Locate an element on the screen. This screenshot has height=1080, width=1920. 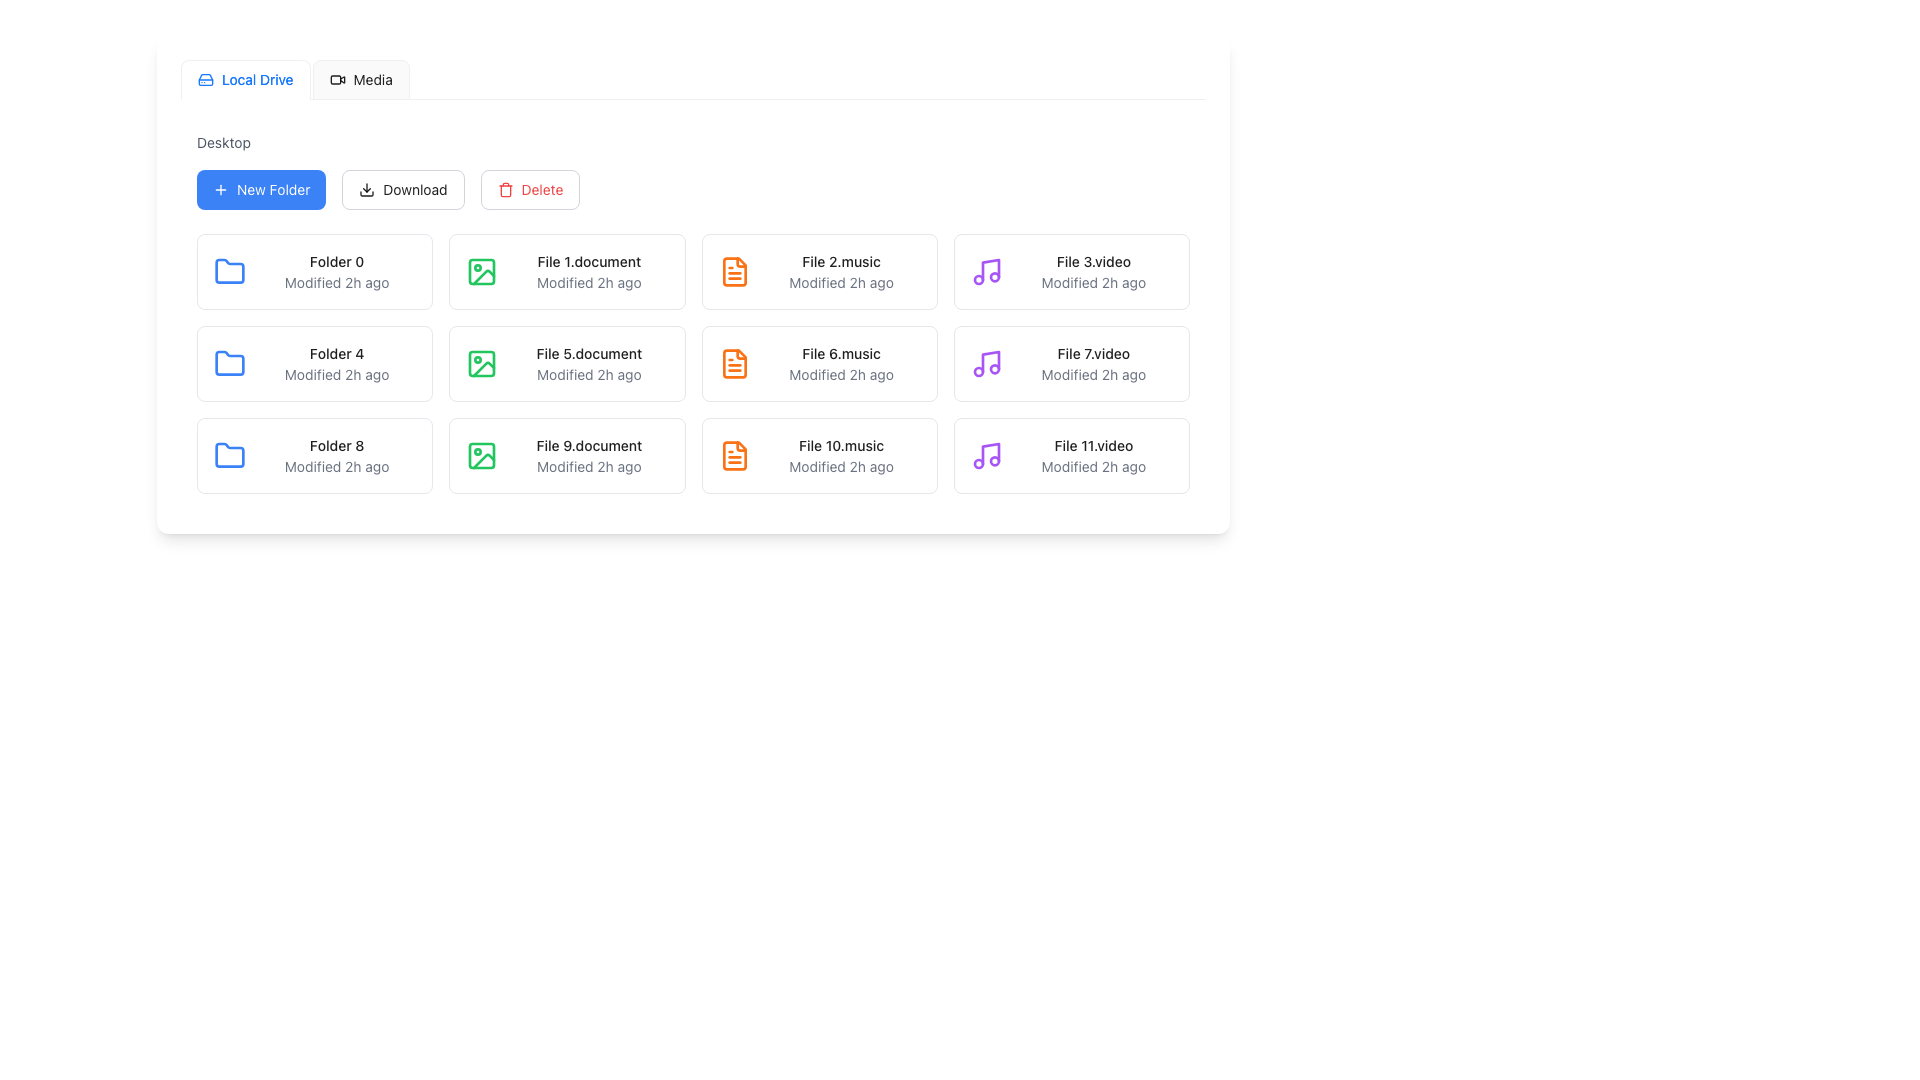
the Text label that indicates the last modification time for the associated file, located in the lower-right portion of the layout, directly below 'File 10.music' is located at coordinates (841, 466).